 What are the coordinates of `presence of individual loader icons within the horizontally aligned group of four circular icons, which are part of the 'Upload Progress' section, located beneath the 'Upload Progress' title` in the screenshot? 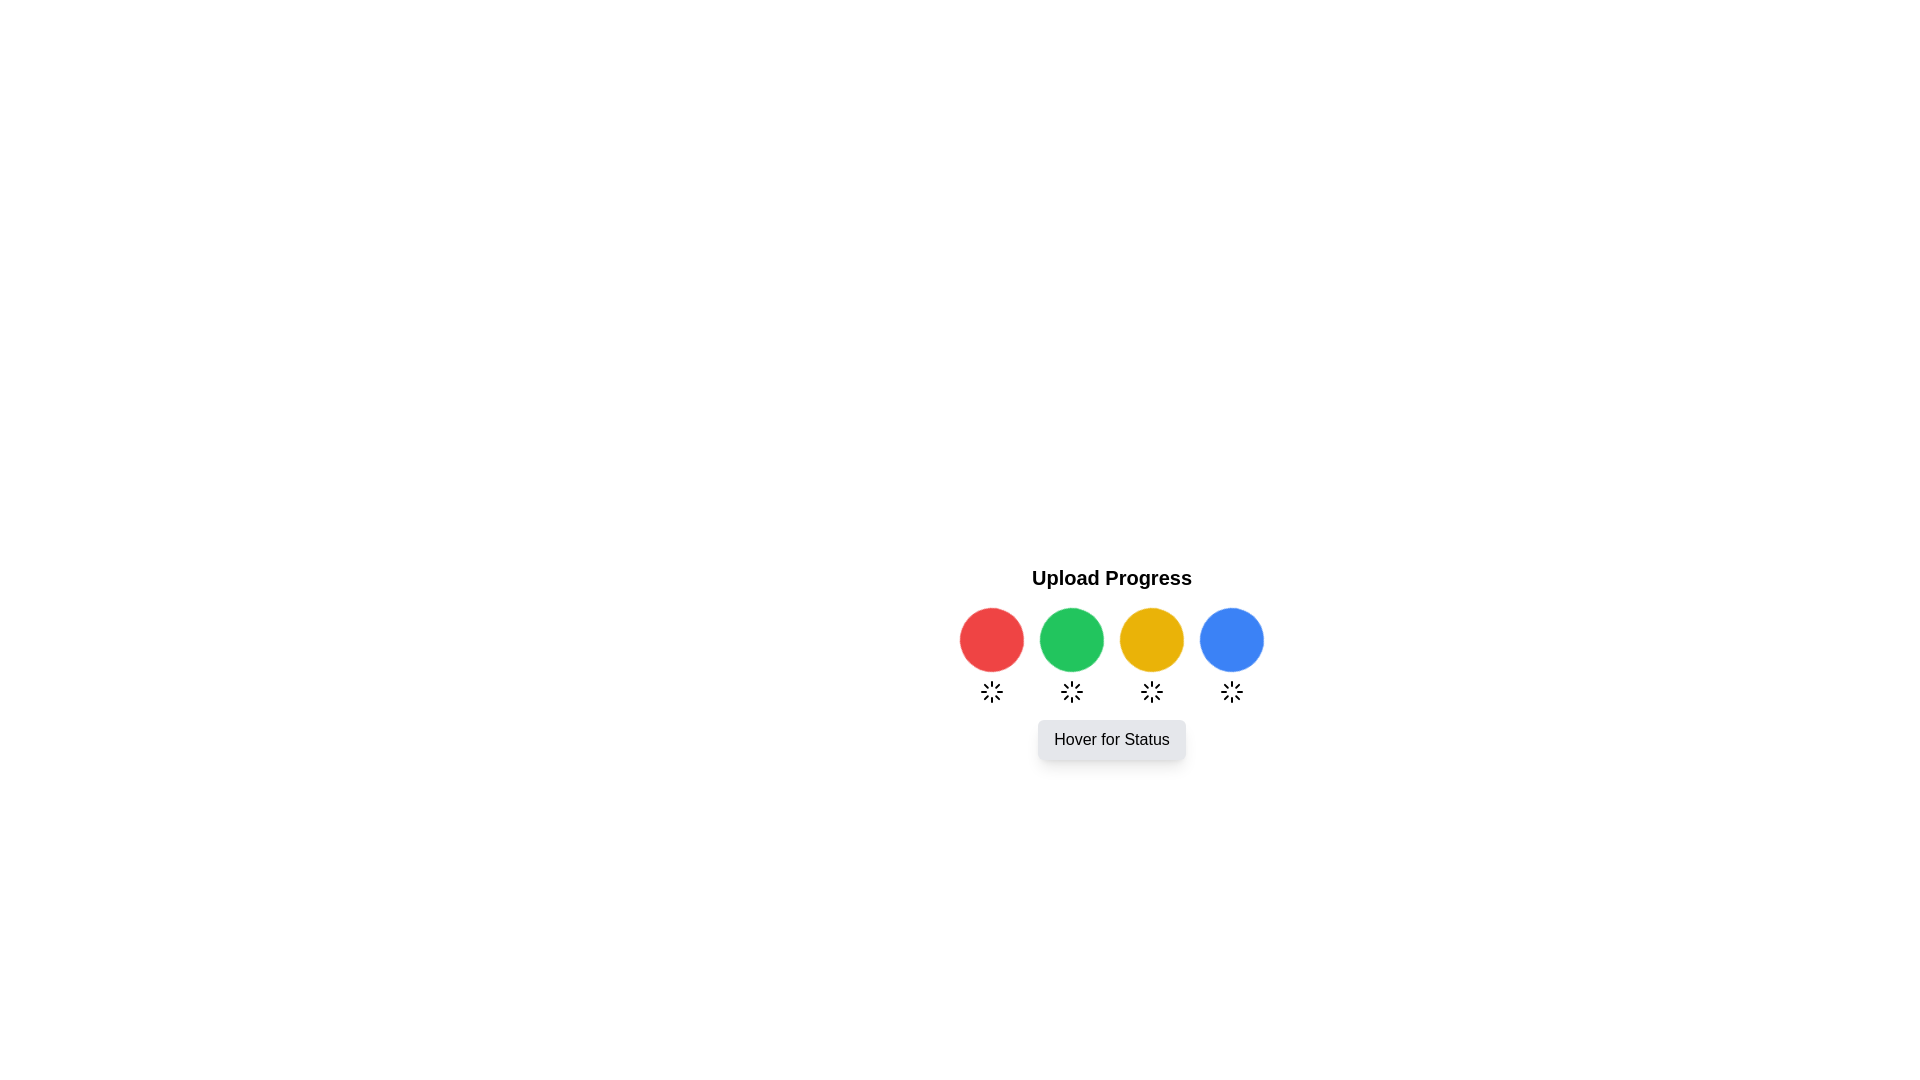 It's located at (1111, 655).